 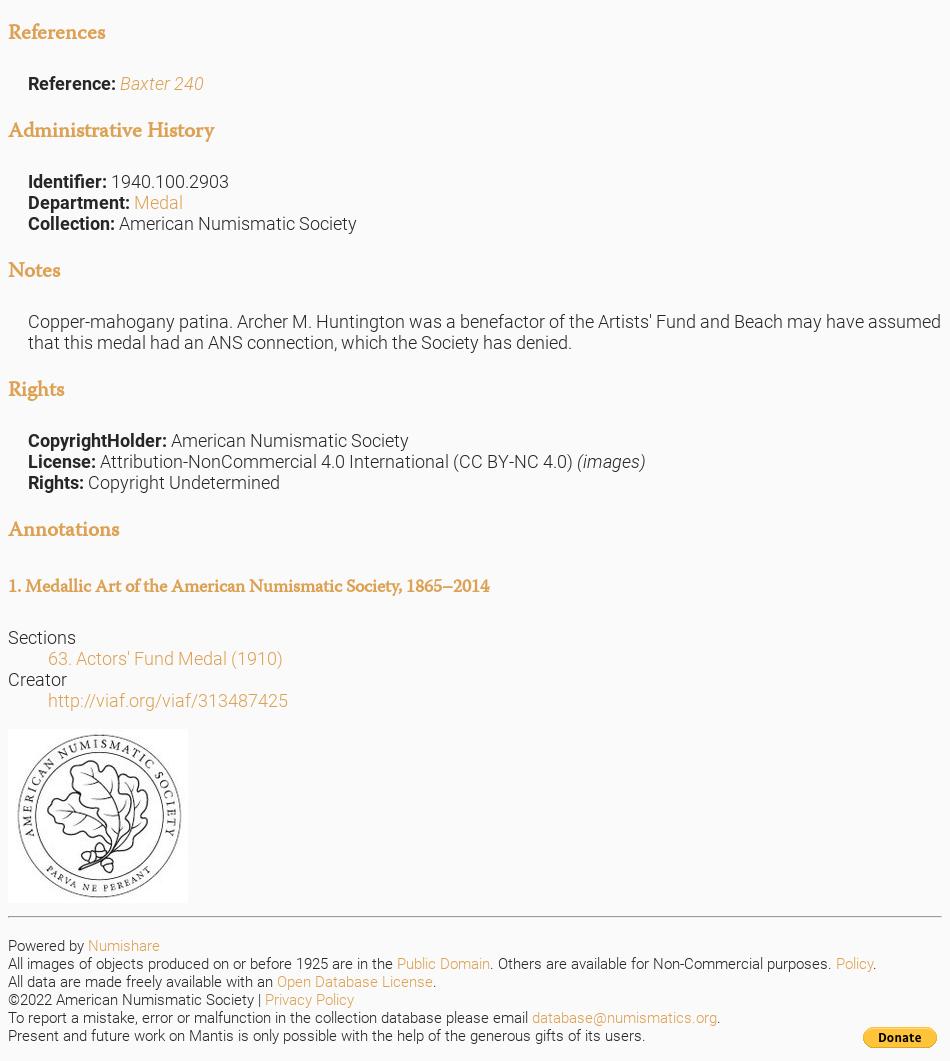 I want to click on 'Department:', so click(x=28, y=200).